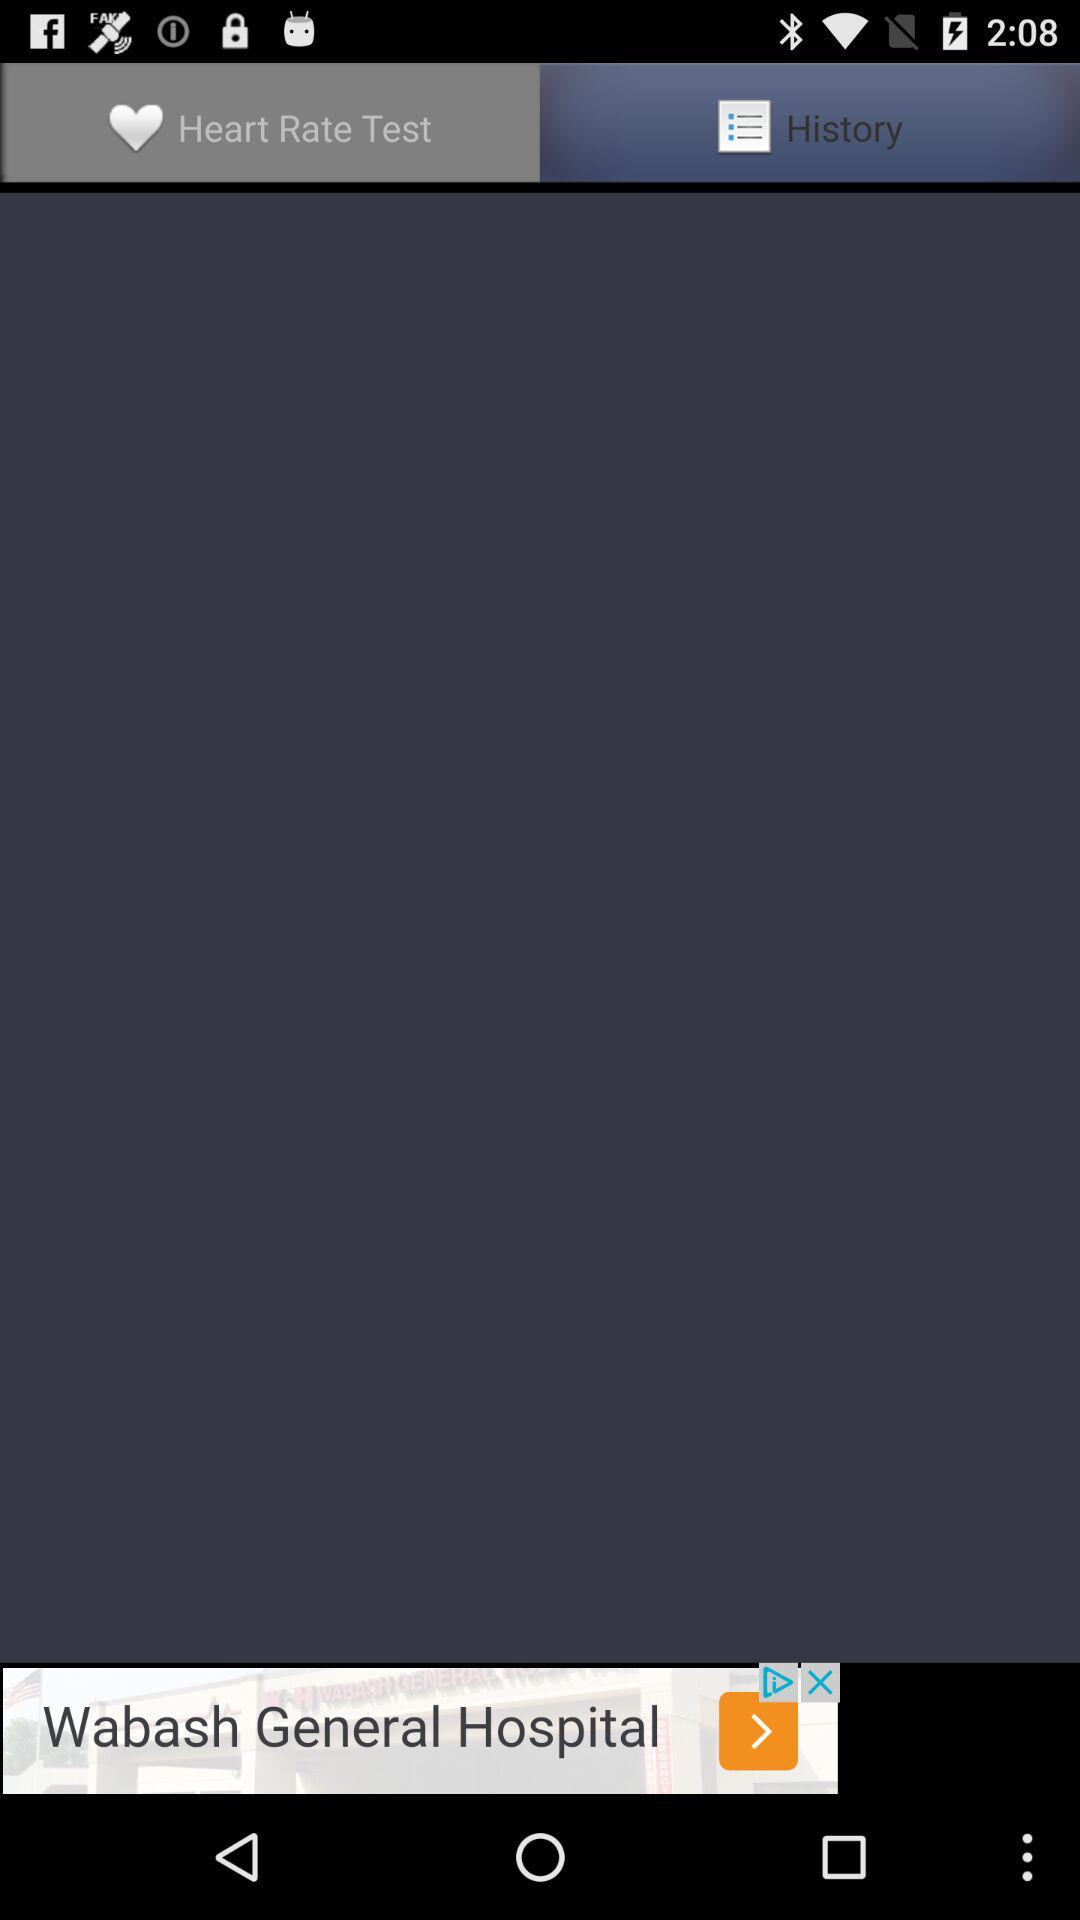 The width and height of the screenshot is (1080, 1920). I want to click on go to advt page, so click(419, 1727).